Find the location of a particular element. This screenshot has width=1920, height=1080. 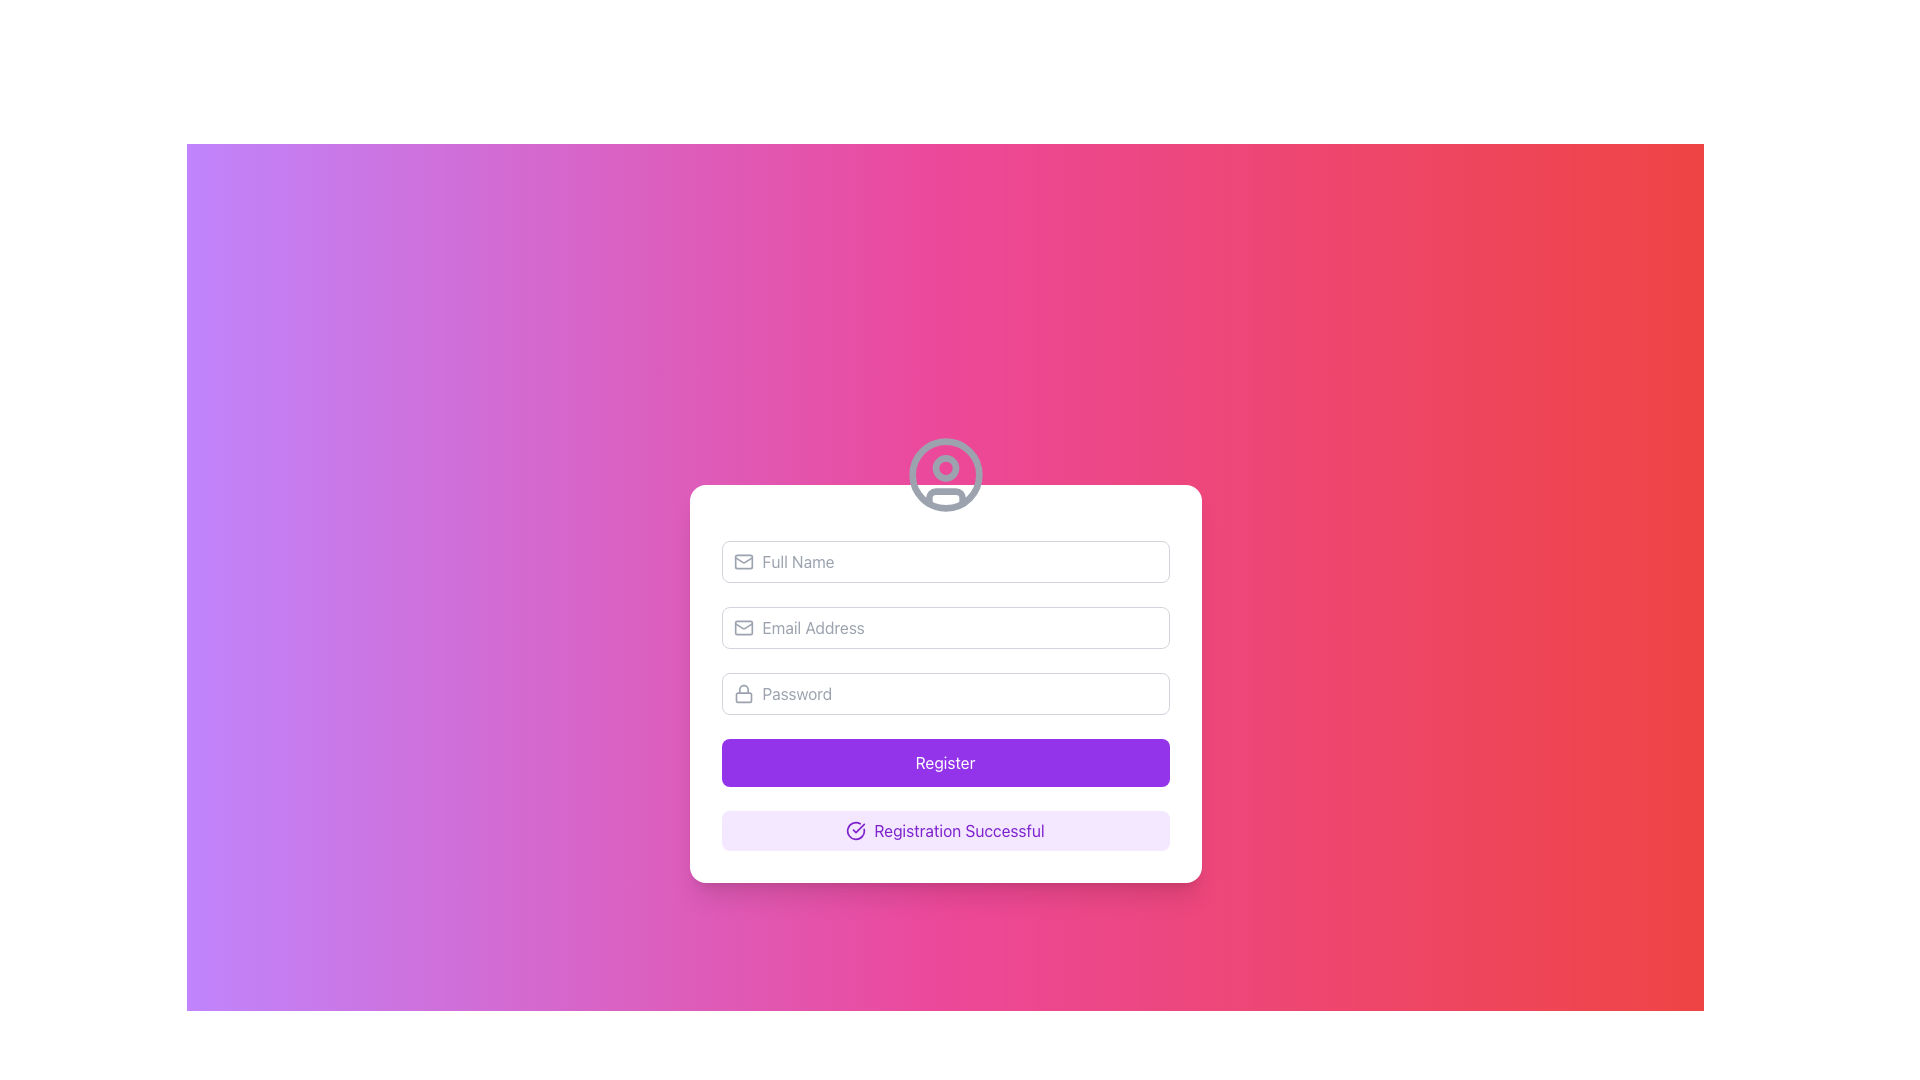

the outermost circular border of the user profile icon graphic, which symbolizes the user's avatar or identity is located at coordinates (944, 474).